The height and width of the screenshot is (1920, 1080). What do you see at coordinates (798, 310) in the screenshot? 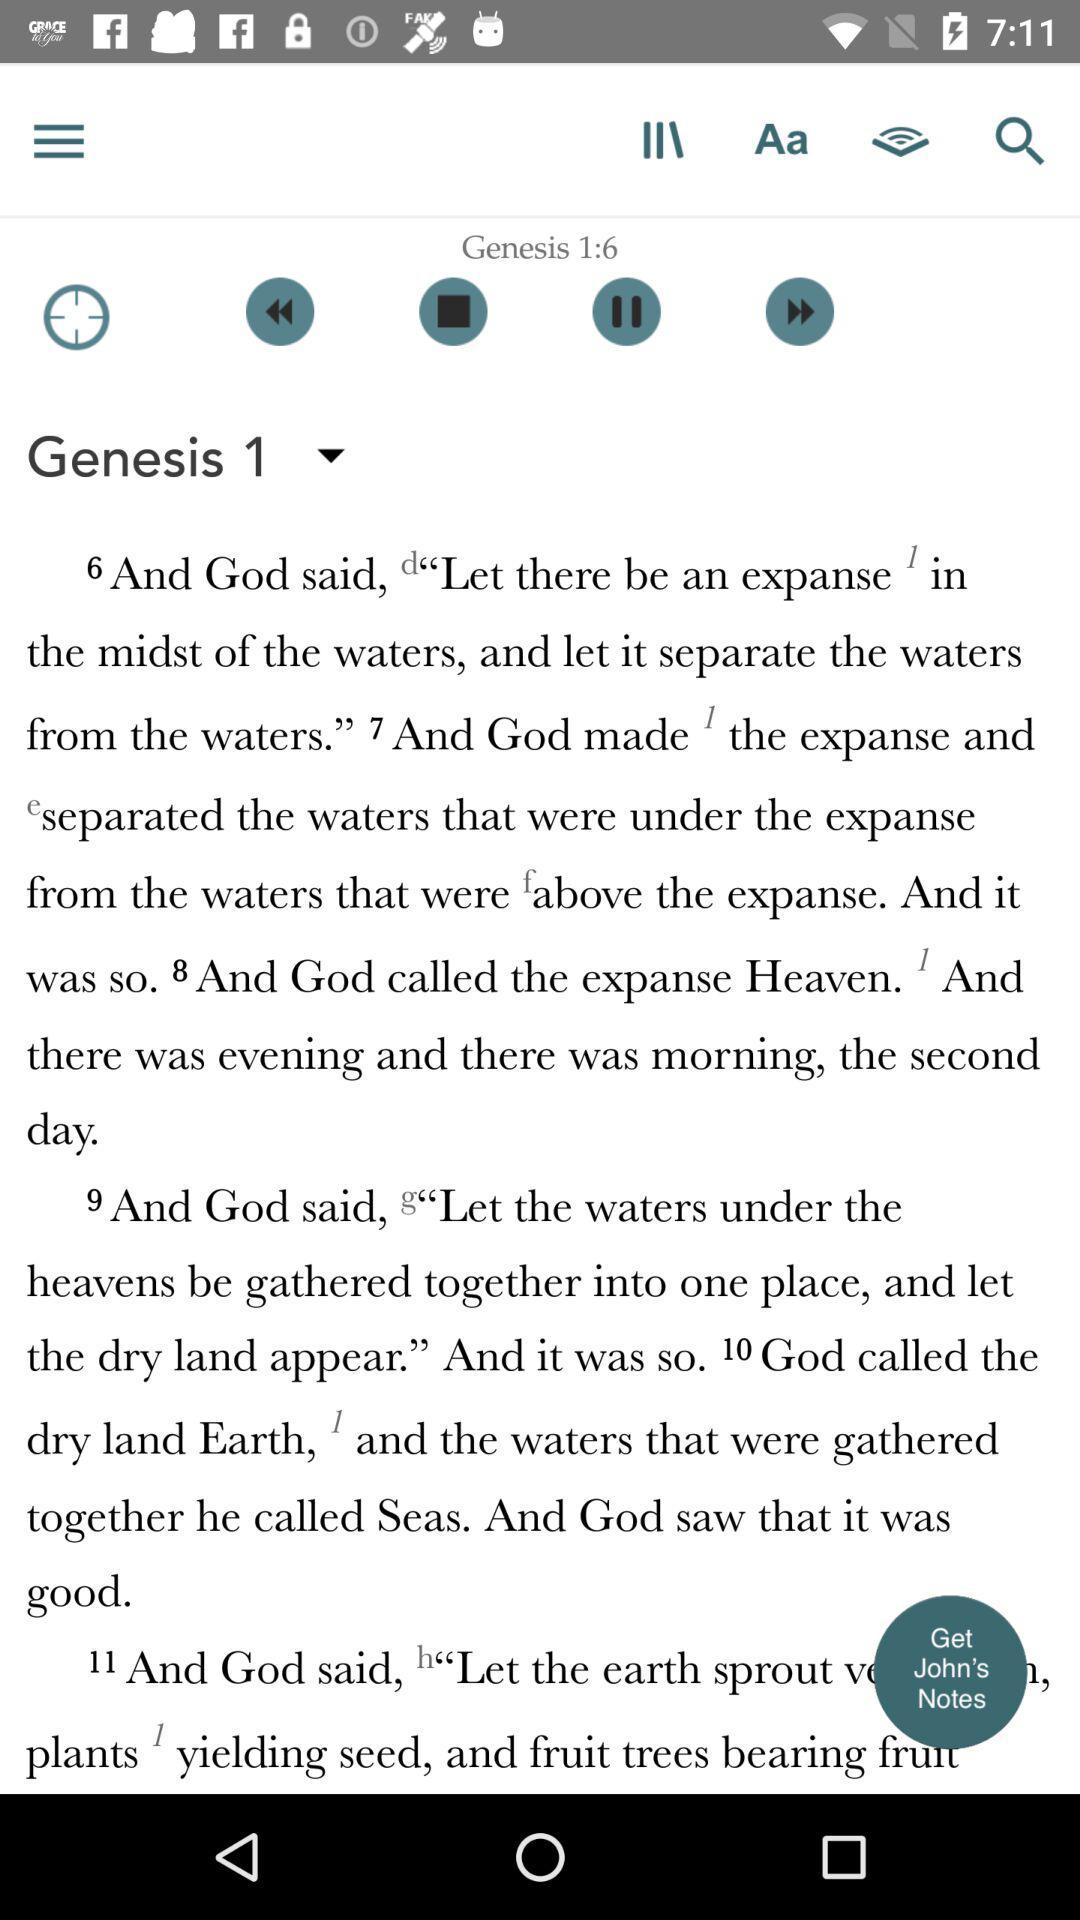
I see `pay next` at bounding box center [798, 310].